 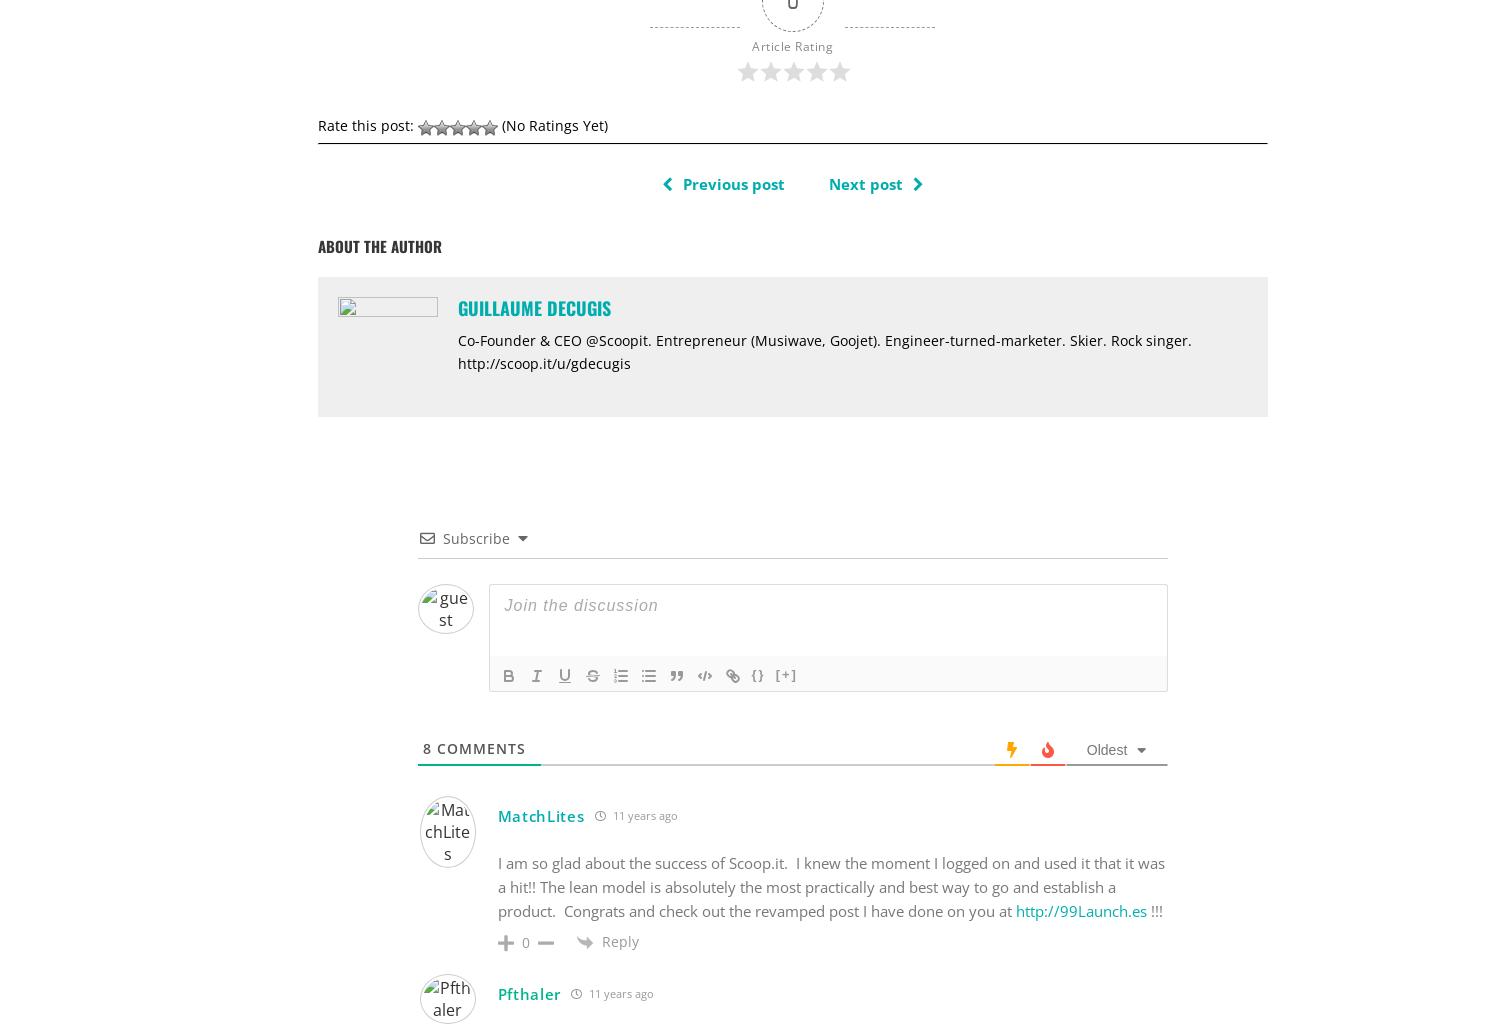 What do you see at coordinates (824, 350) in the screenshot?
I see `'Co-Founder & CEO @Scoopit. Entrepreneur (Musiwave, Goojet). Engineer-turned-marketer. Skier. Rock singer. http://scoop.it/u/gdecugis'` at bounding box center [824, 350].